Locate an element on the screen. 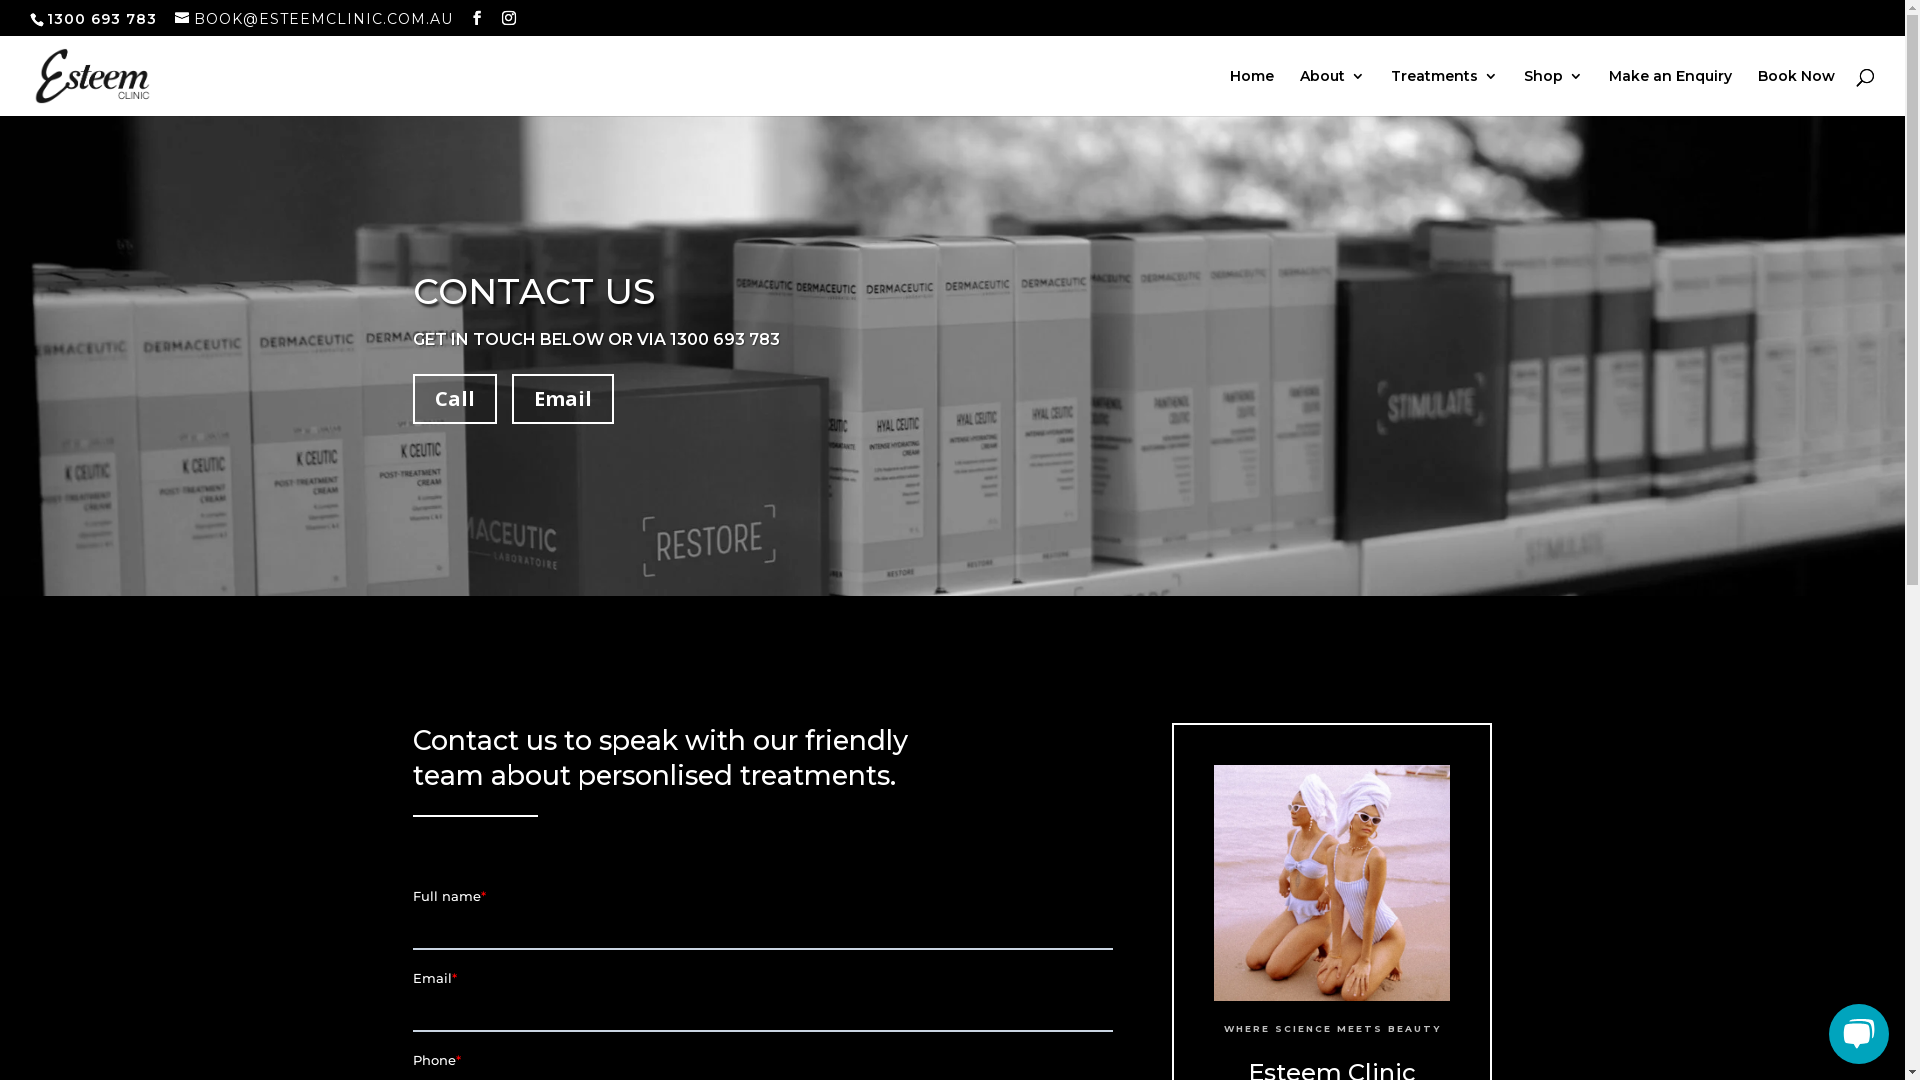 This screenshot has width=1920, height=1080. 'Email' is located at coordinates (561, 398).